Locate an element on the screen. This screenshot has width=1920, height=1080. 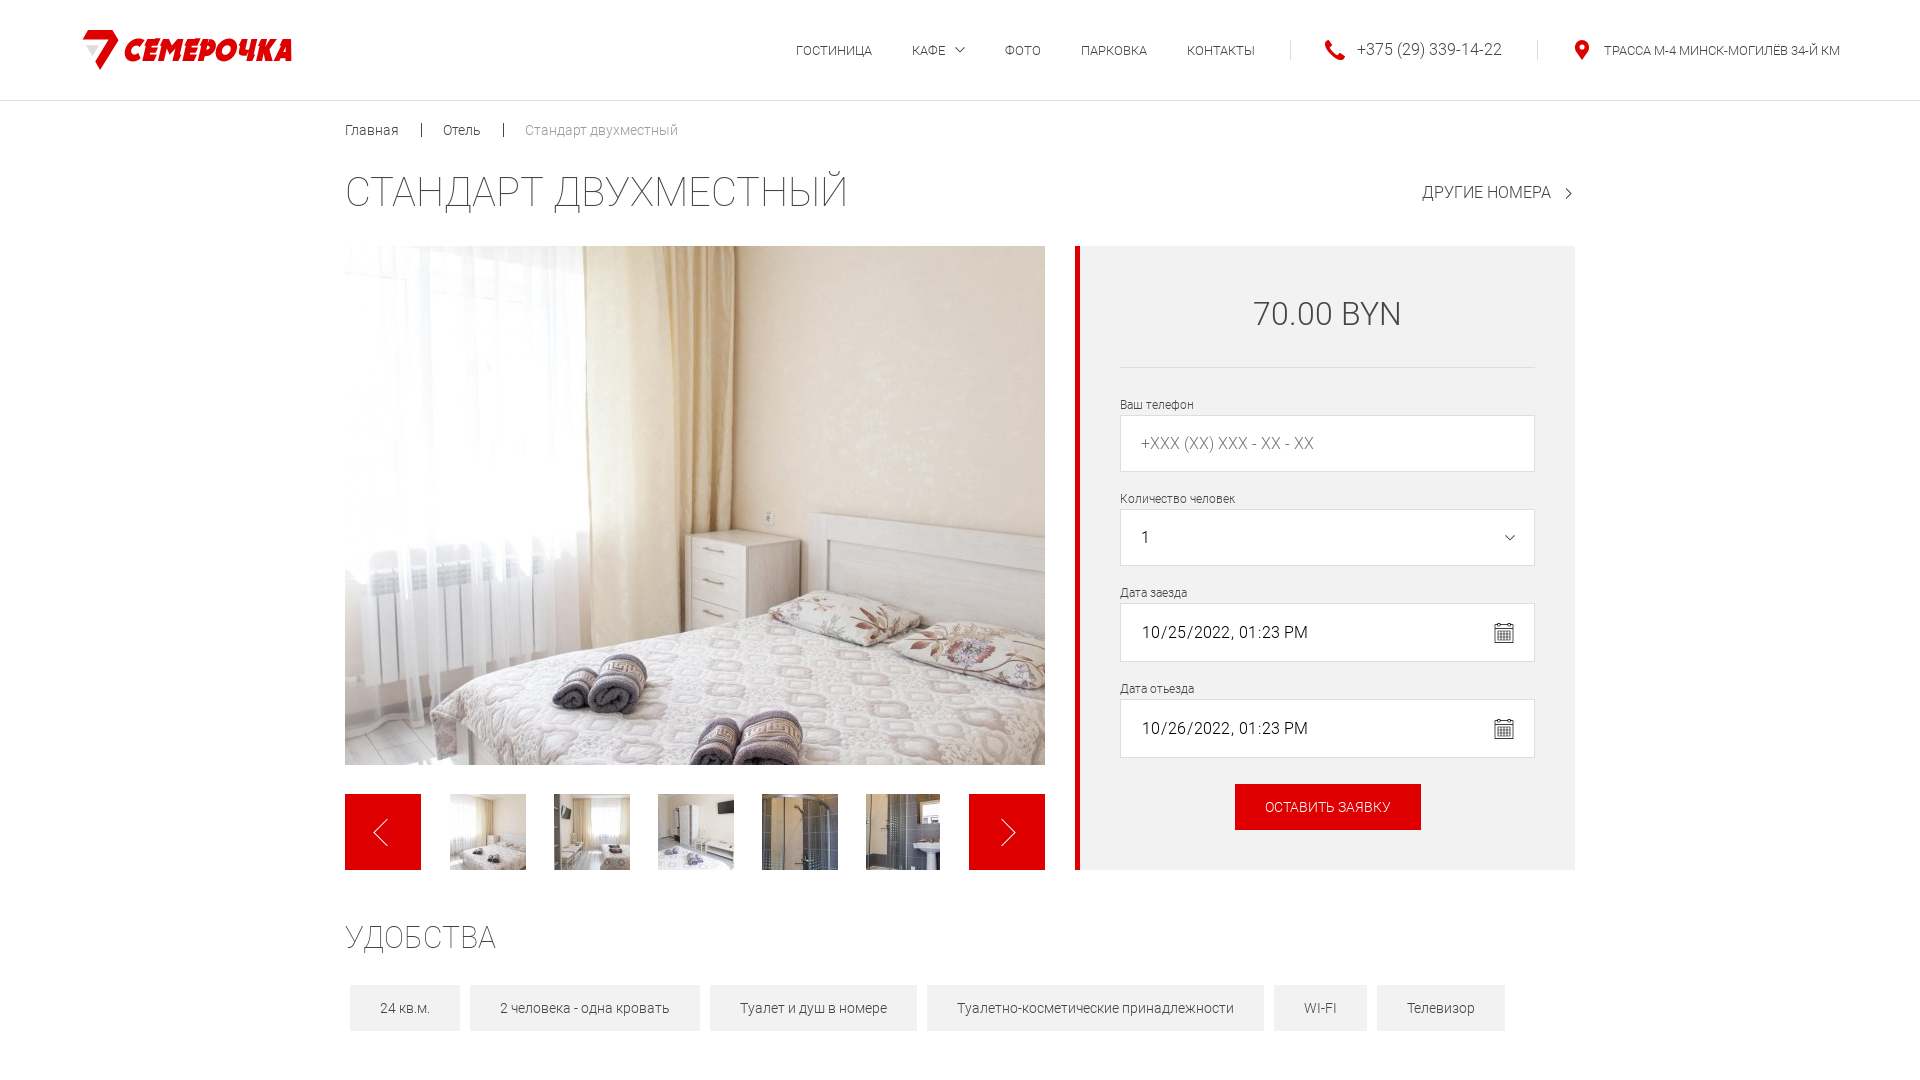
'+375 (29) 339-14-22' is located at coordinates (1395, 49).